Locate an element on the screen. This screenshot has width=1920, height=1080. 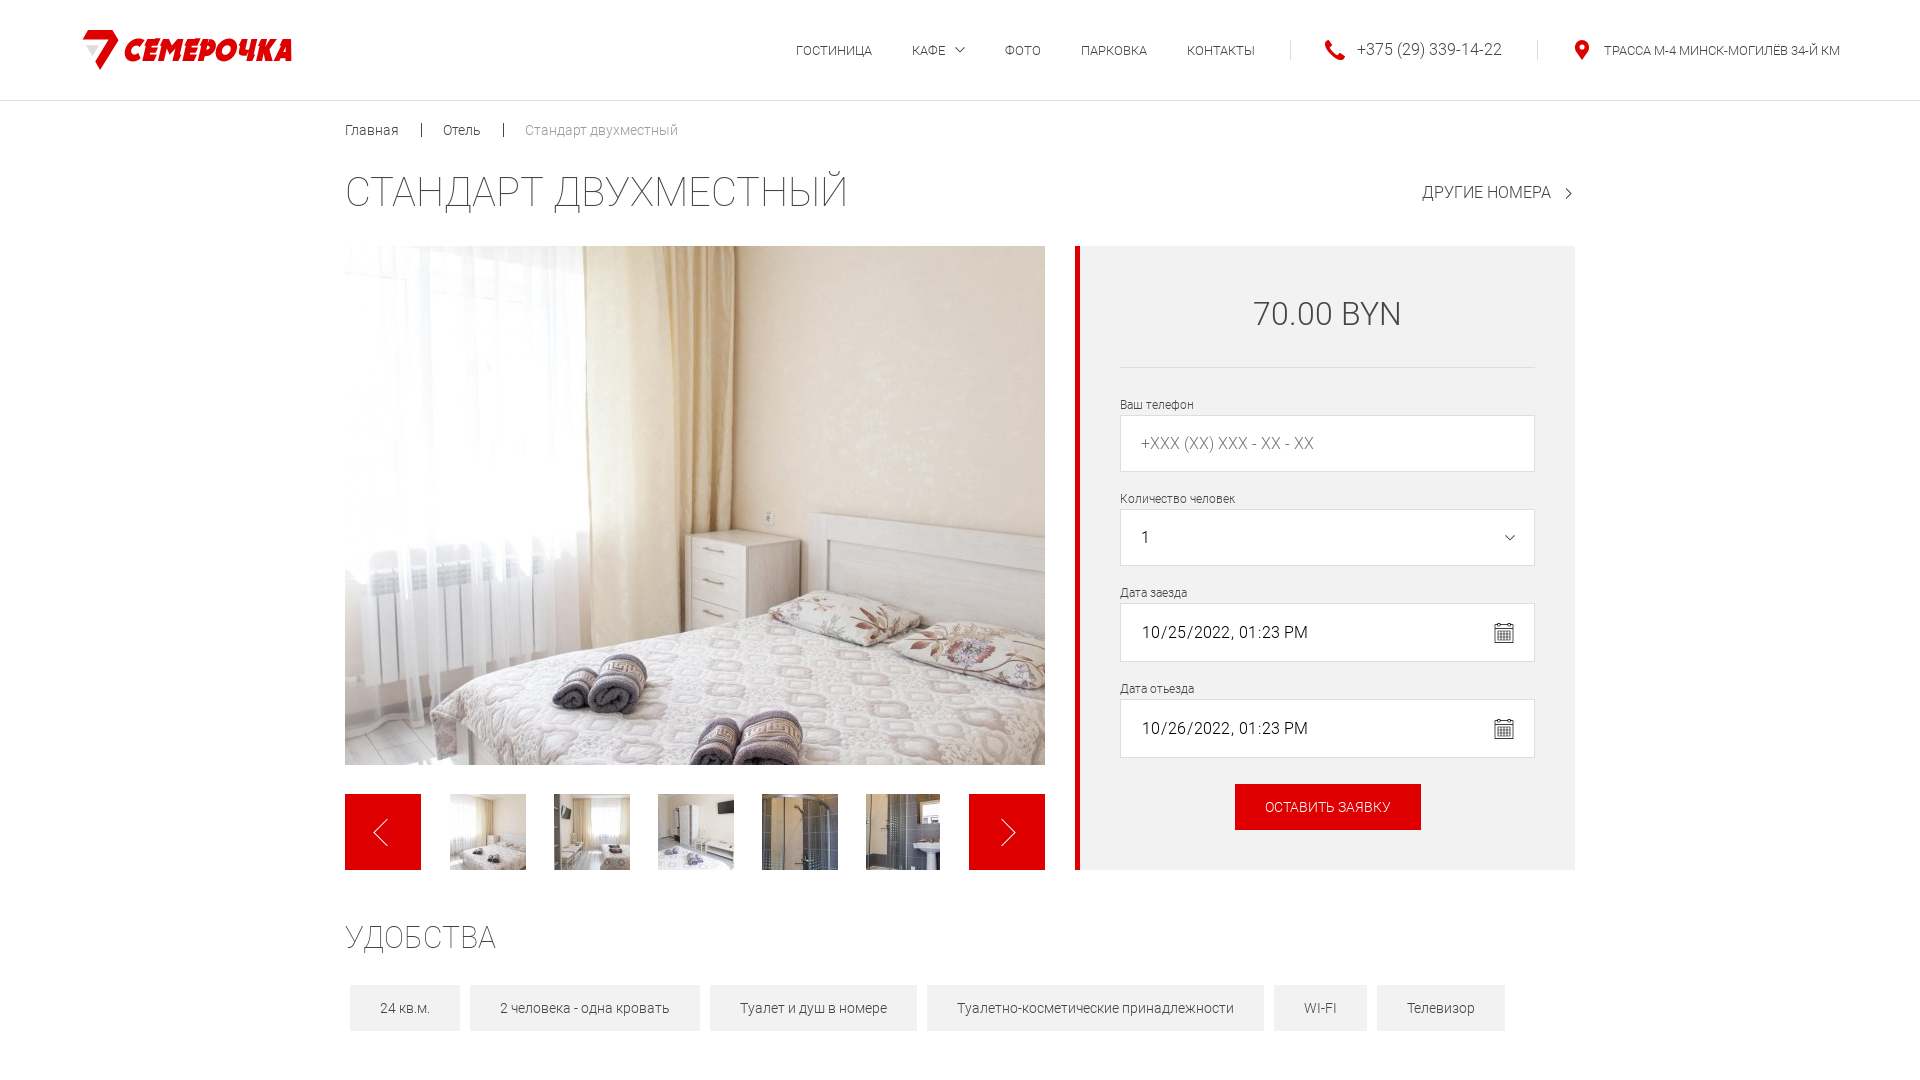
'+375 (29) 339-14-22' is located at coordinates (1395, 49).